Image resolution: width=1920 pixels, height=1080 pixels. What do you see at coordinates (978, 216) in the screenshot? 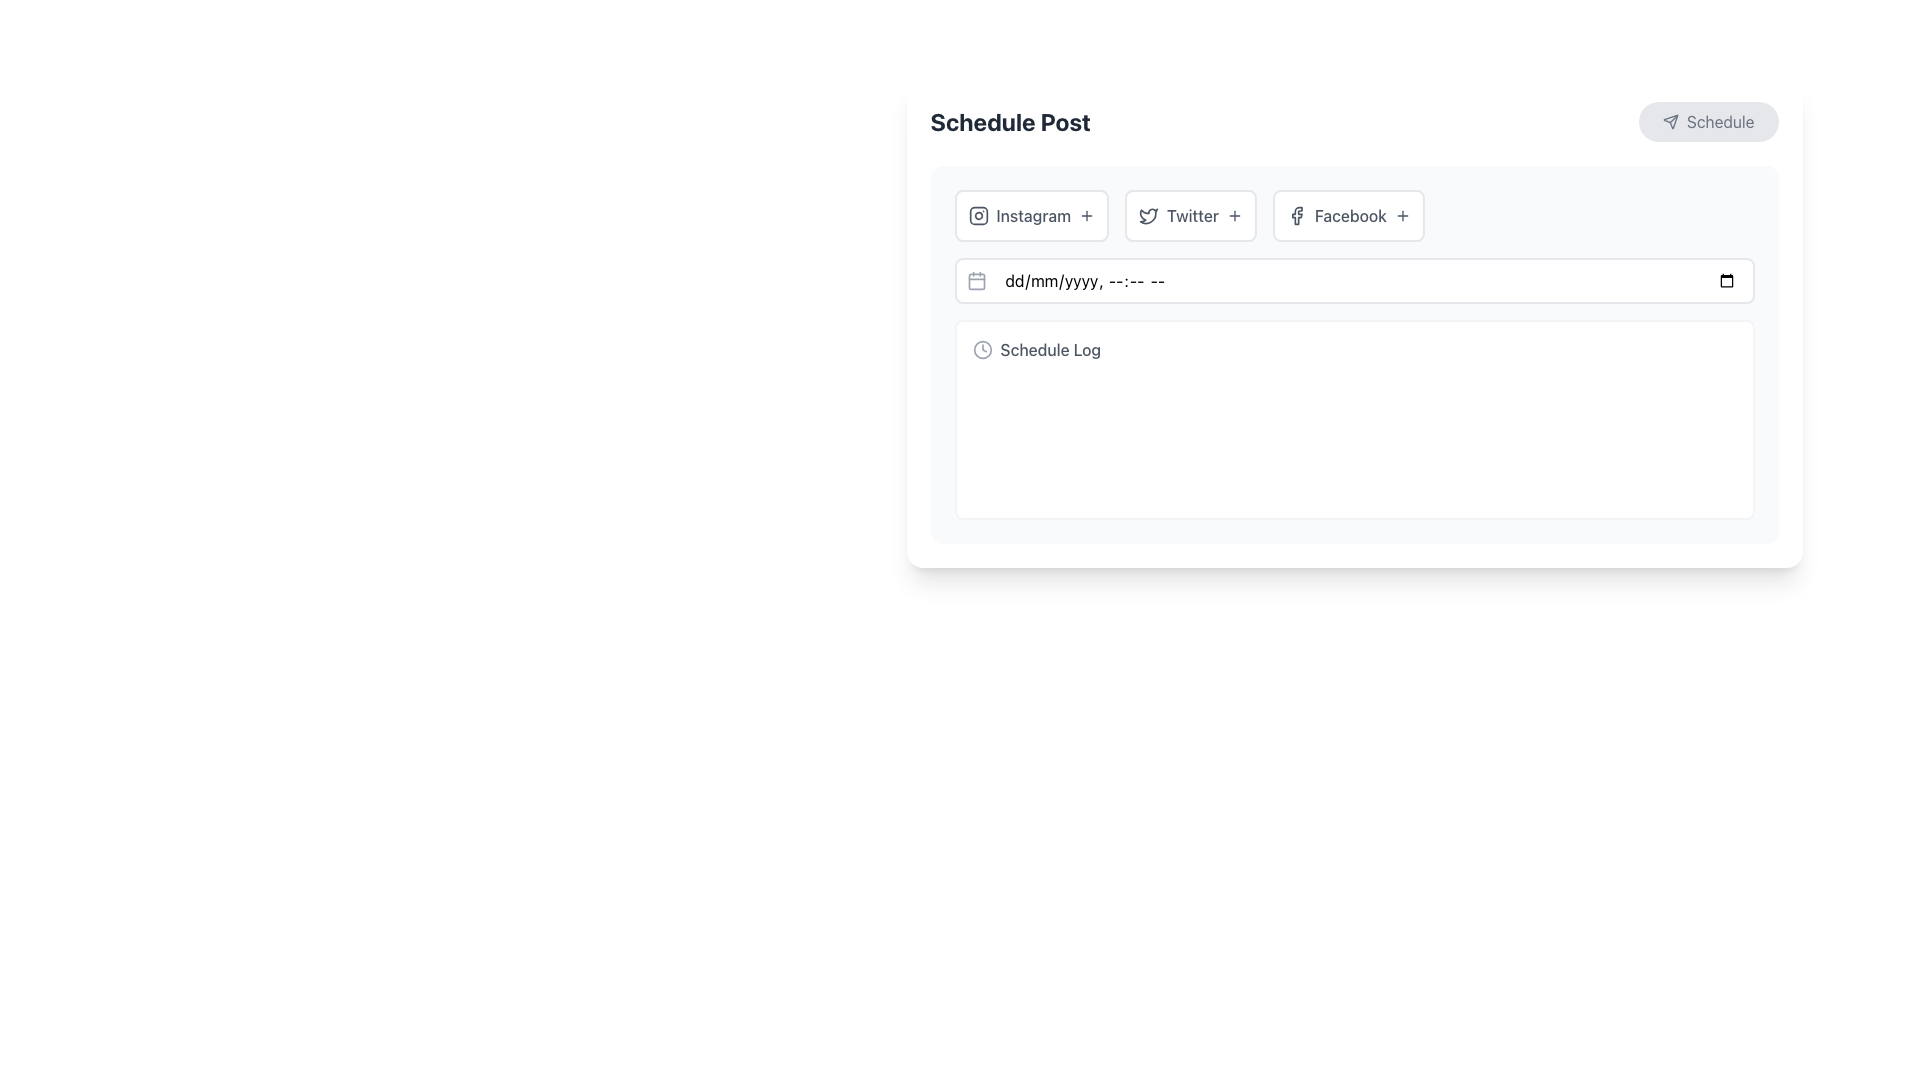
I see `the gray Instagram logo icon within the 'Schedule Post' interface, located at the top-left section preceding the 'Instagram' text` at bounding box center [978, 216].